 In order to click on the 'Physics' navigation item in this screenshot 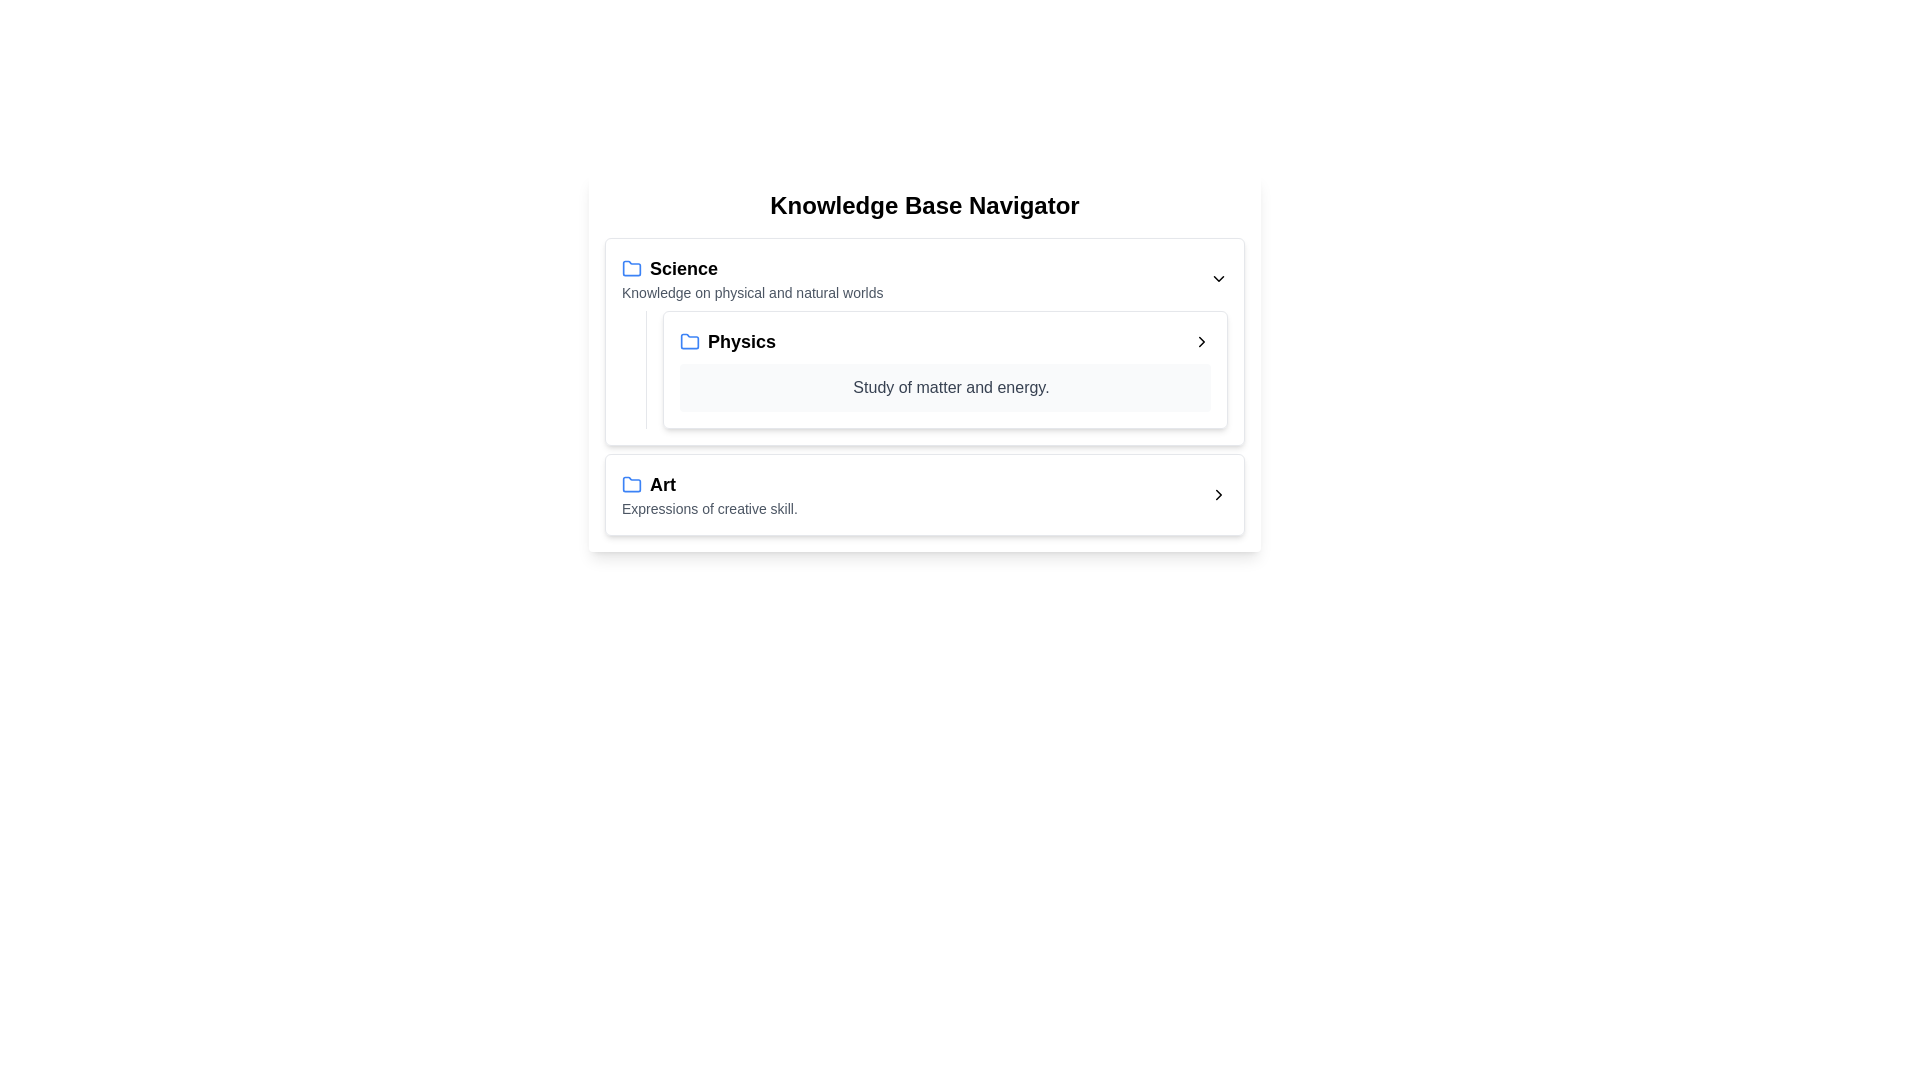, I will do `click(944, 370)`.